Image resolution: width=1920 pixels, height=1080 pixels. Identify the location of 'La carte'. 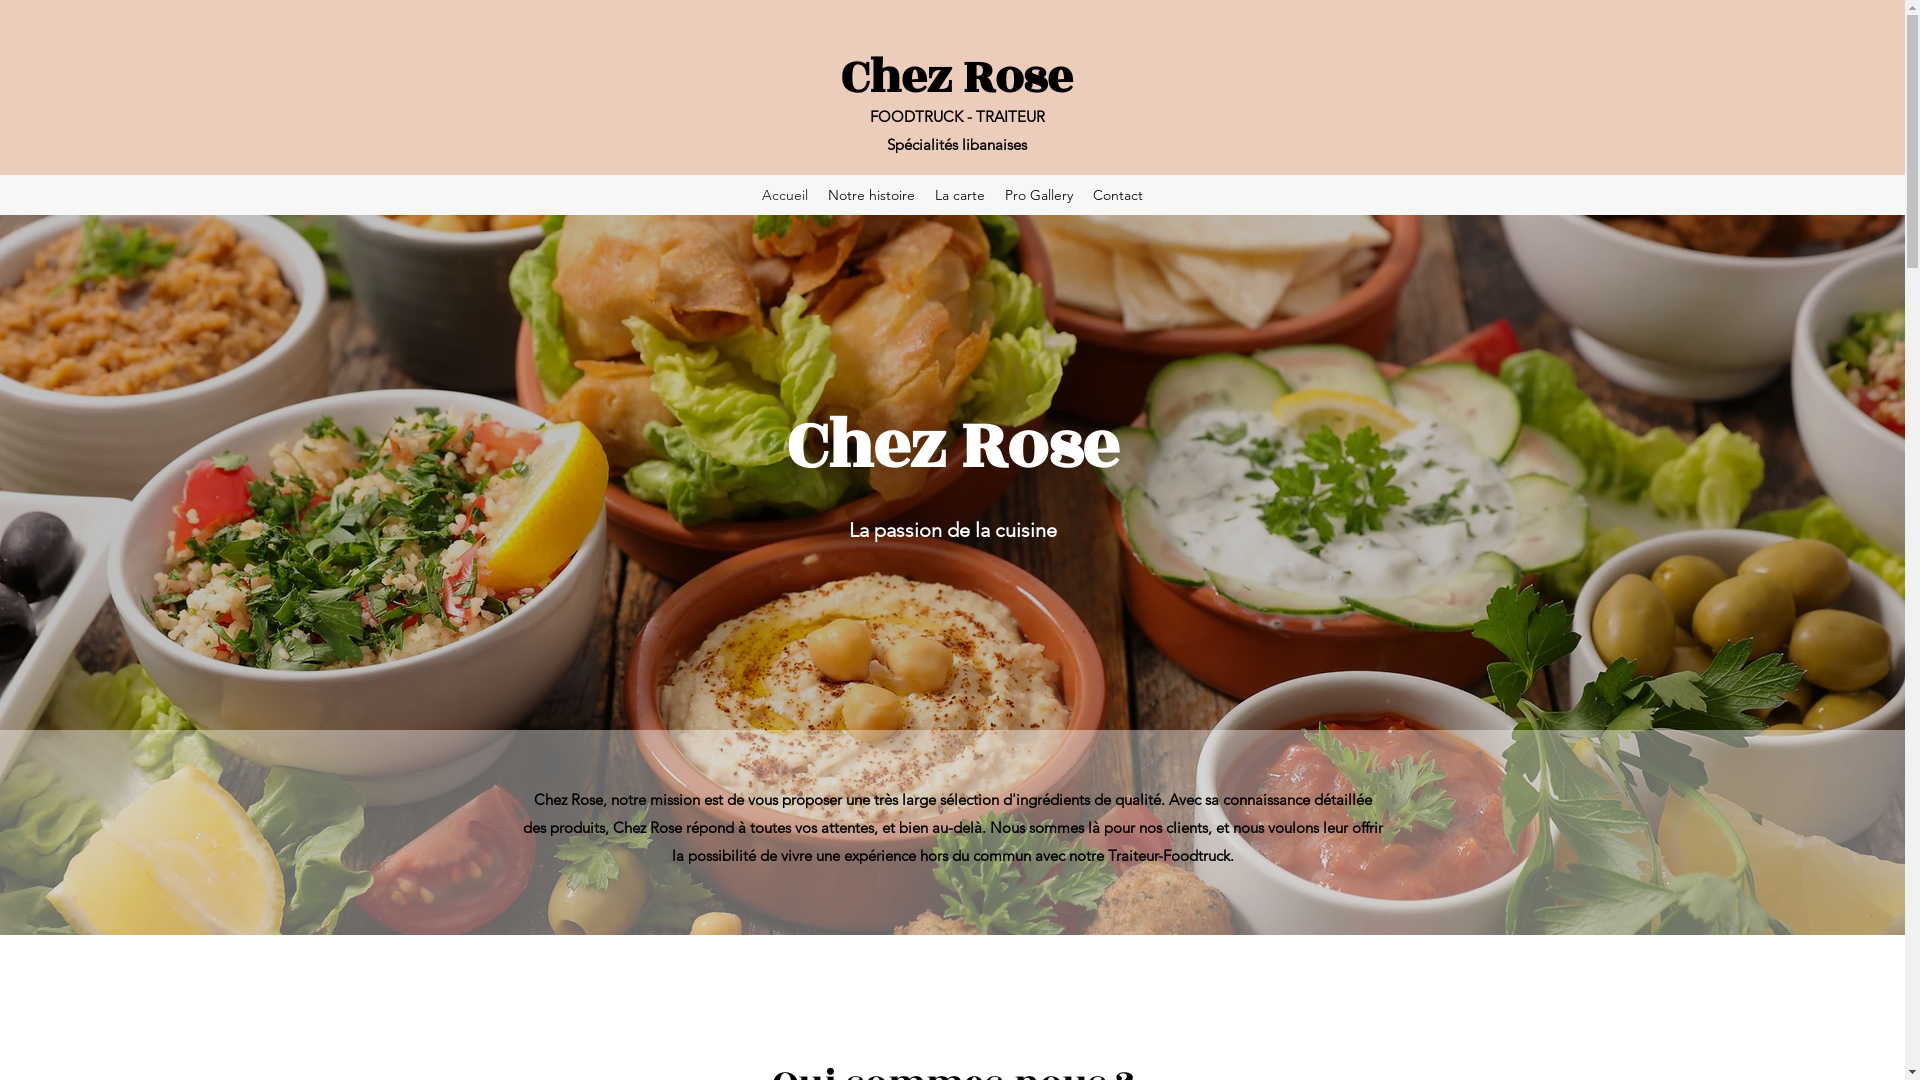
(960, 195).